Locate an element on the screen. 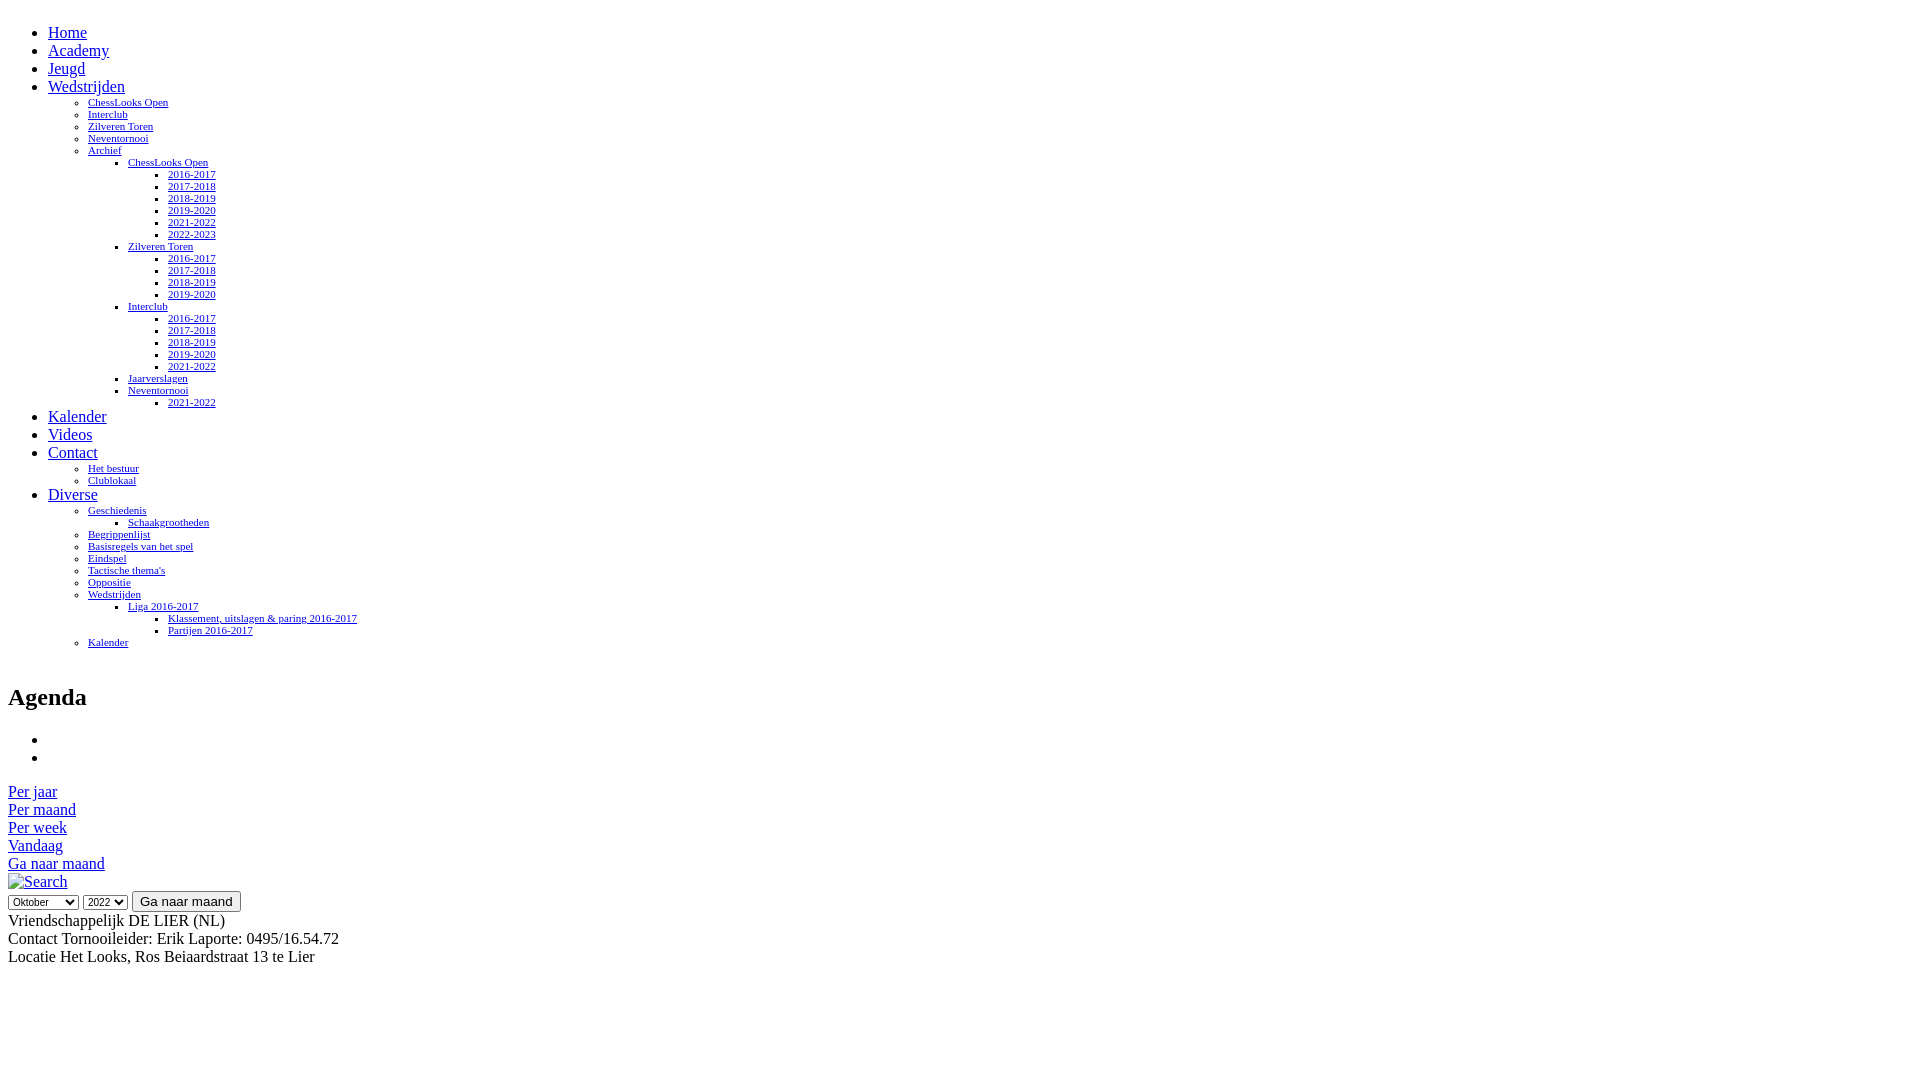 This screenshot has width=1920, height=1080. 'Vandaag' is located at coordinates (8, 845).